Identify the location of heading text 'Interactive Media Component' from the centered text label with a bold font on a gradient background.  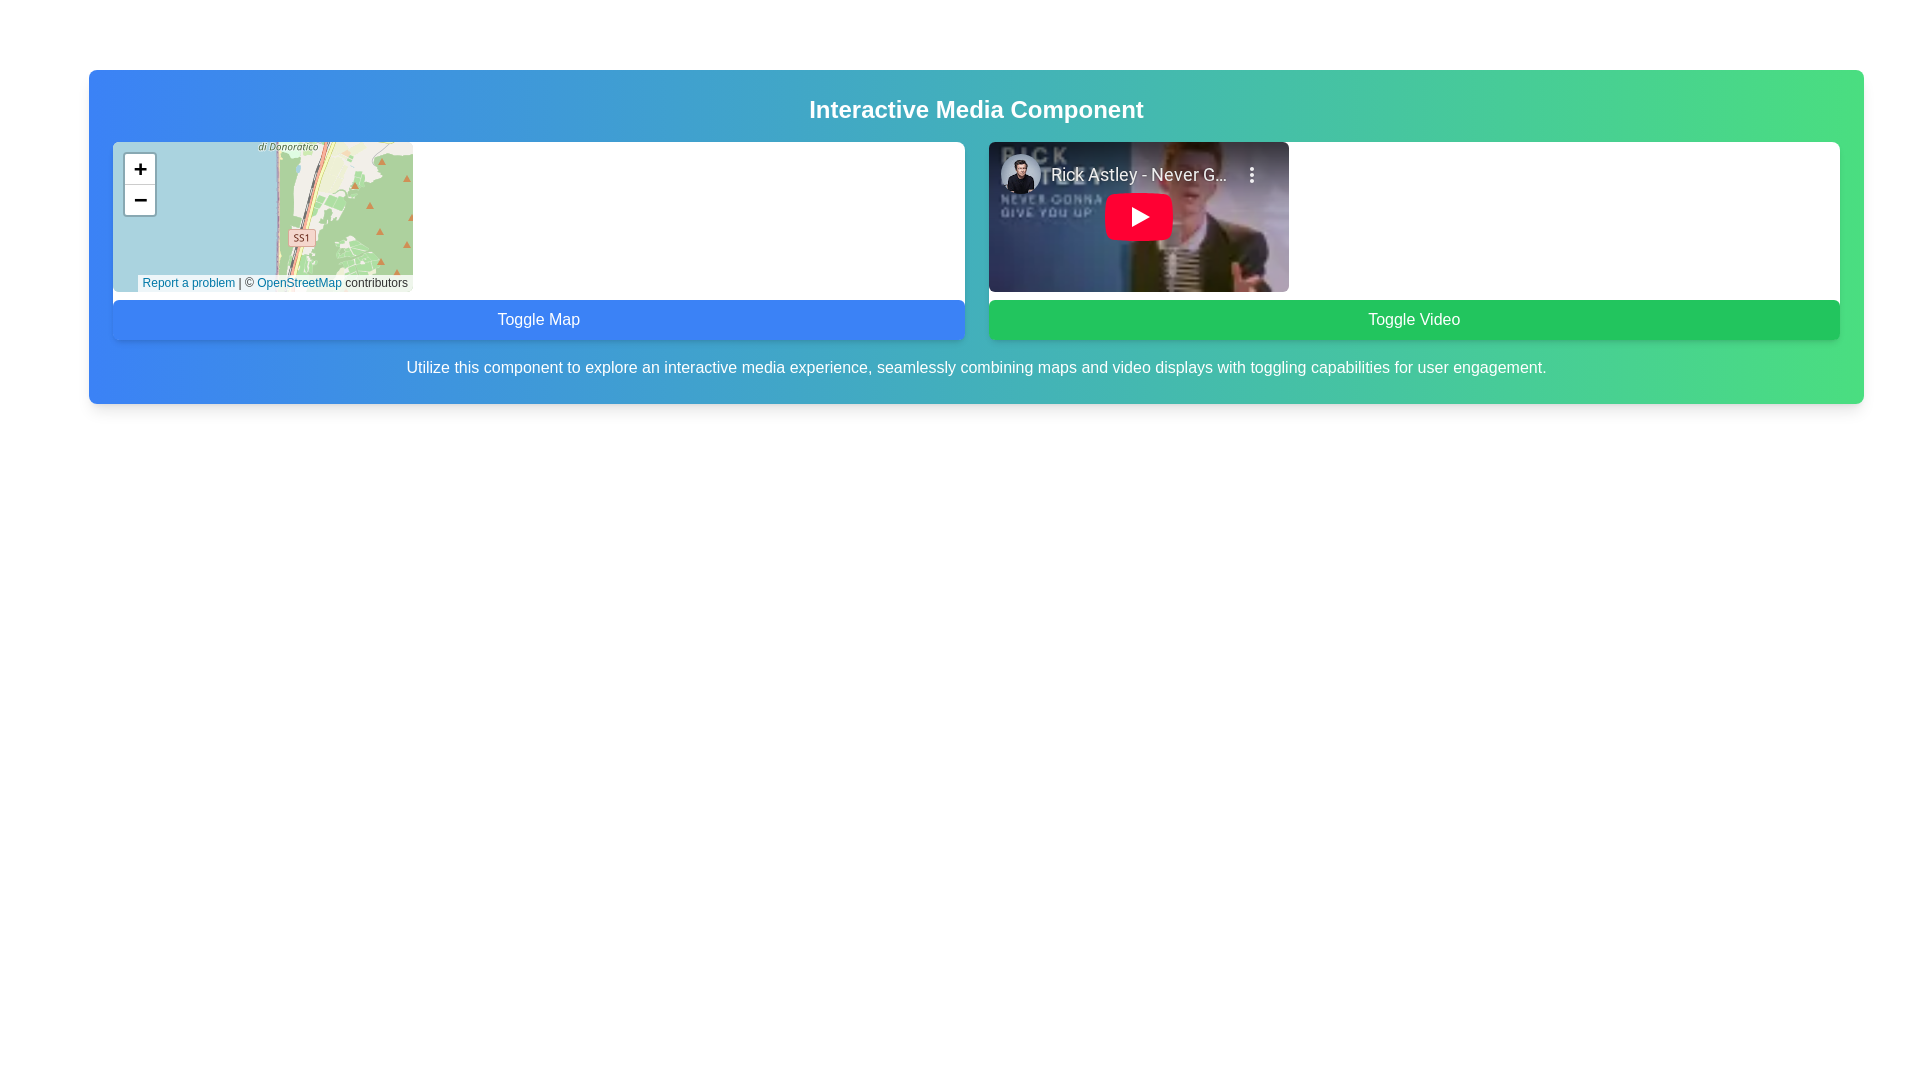
(976, 110).